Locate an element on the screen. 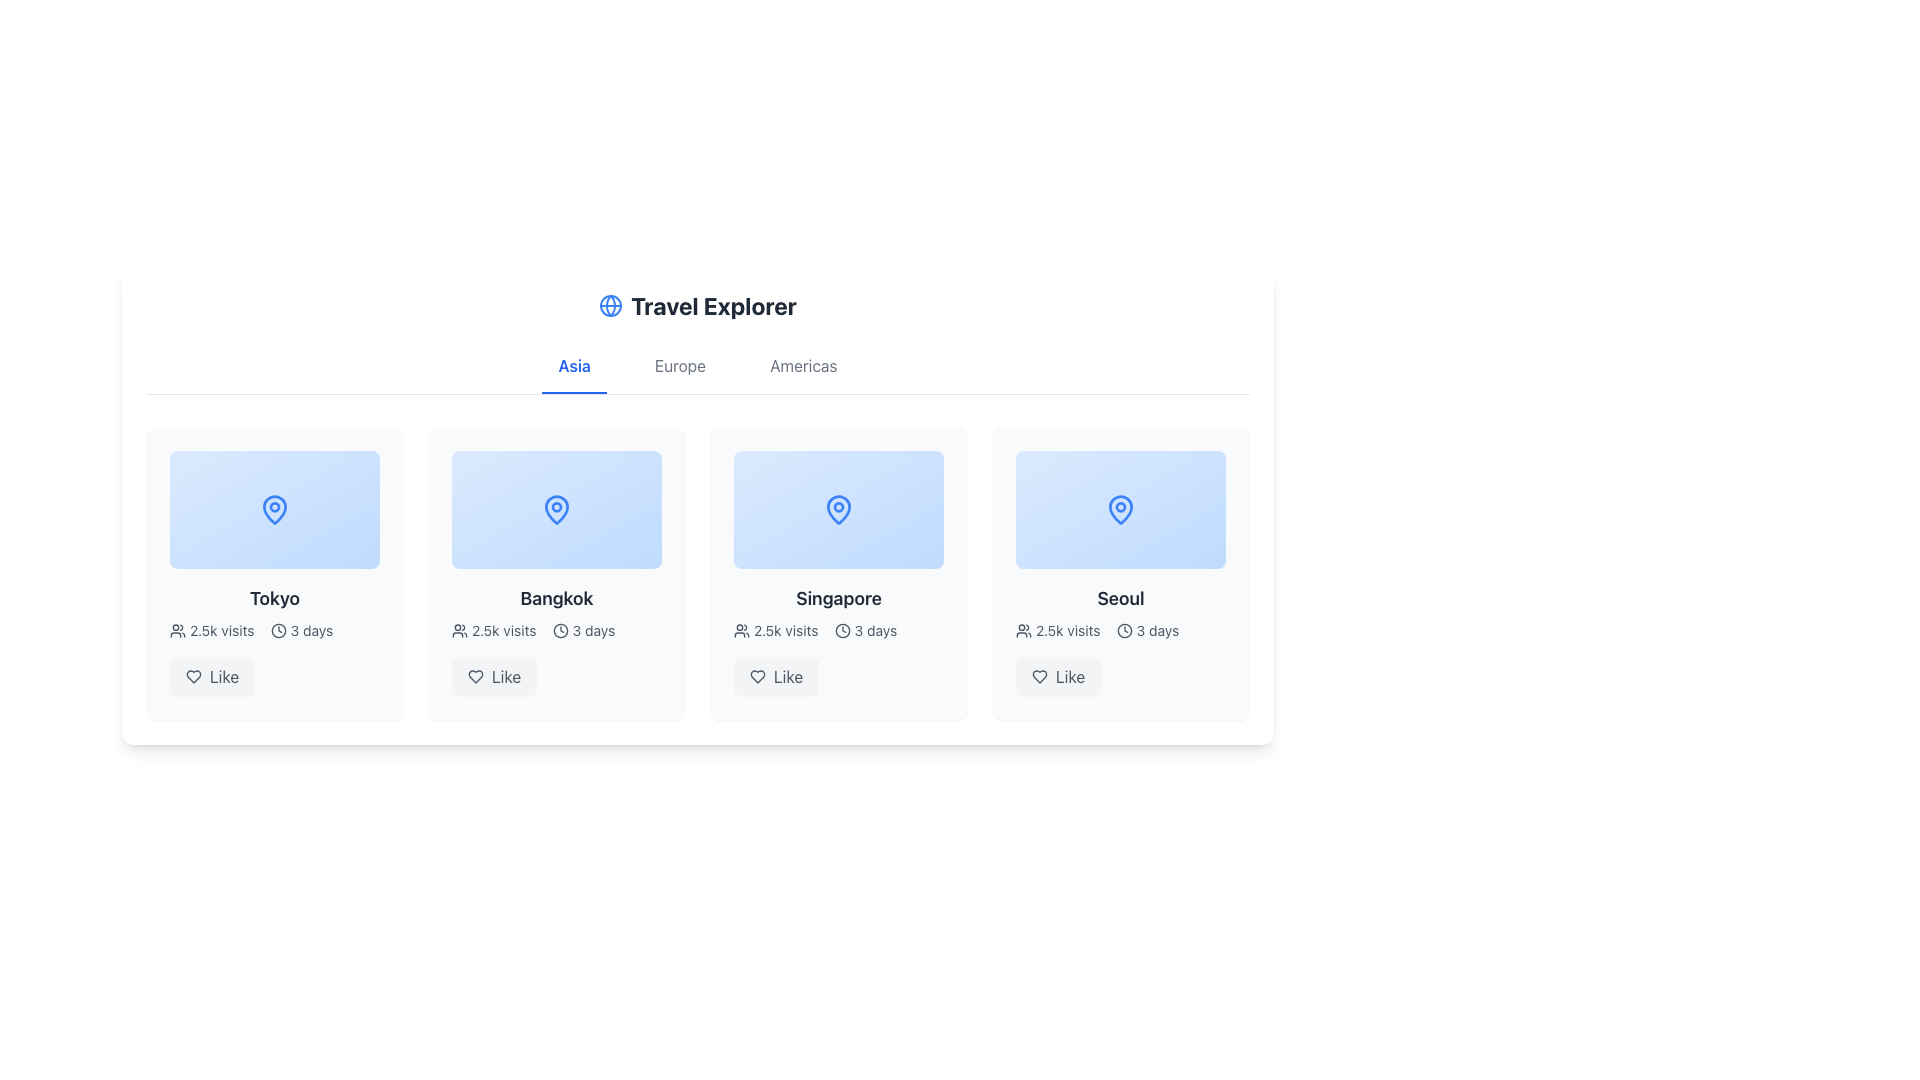 The height and width of the screenshot is (1080, 1920). the heart icon, which visually represents the 'Like' action, located under the card titled 'Singapore' in the third column of the interactive card grid layout is located at coordinates (757, 676).